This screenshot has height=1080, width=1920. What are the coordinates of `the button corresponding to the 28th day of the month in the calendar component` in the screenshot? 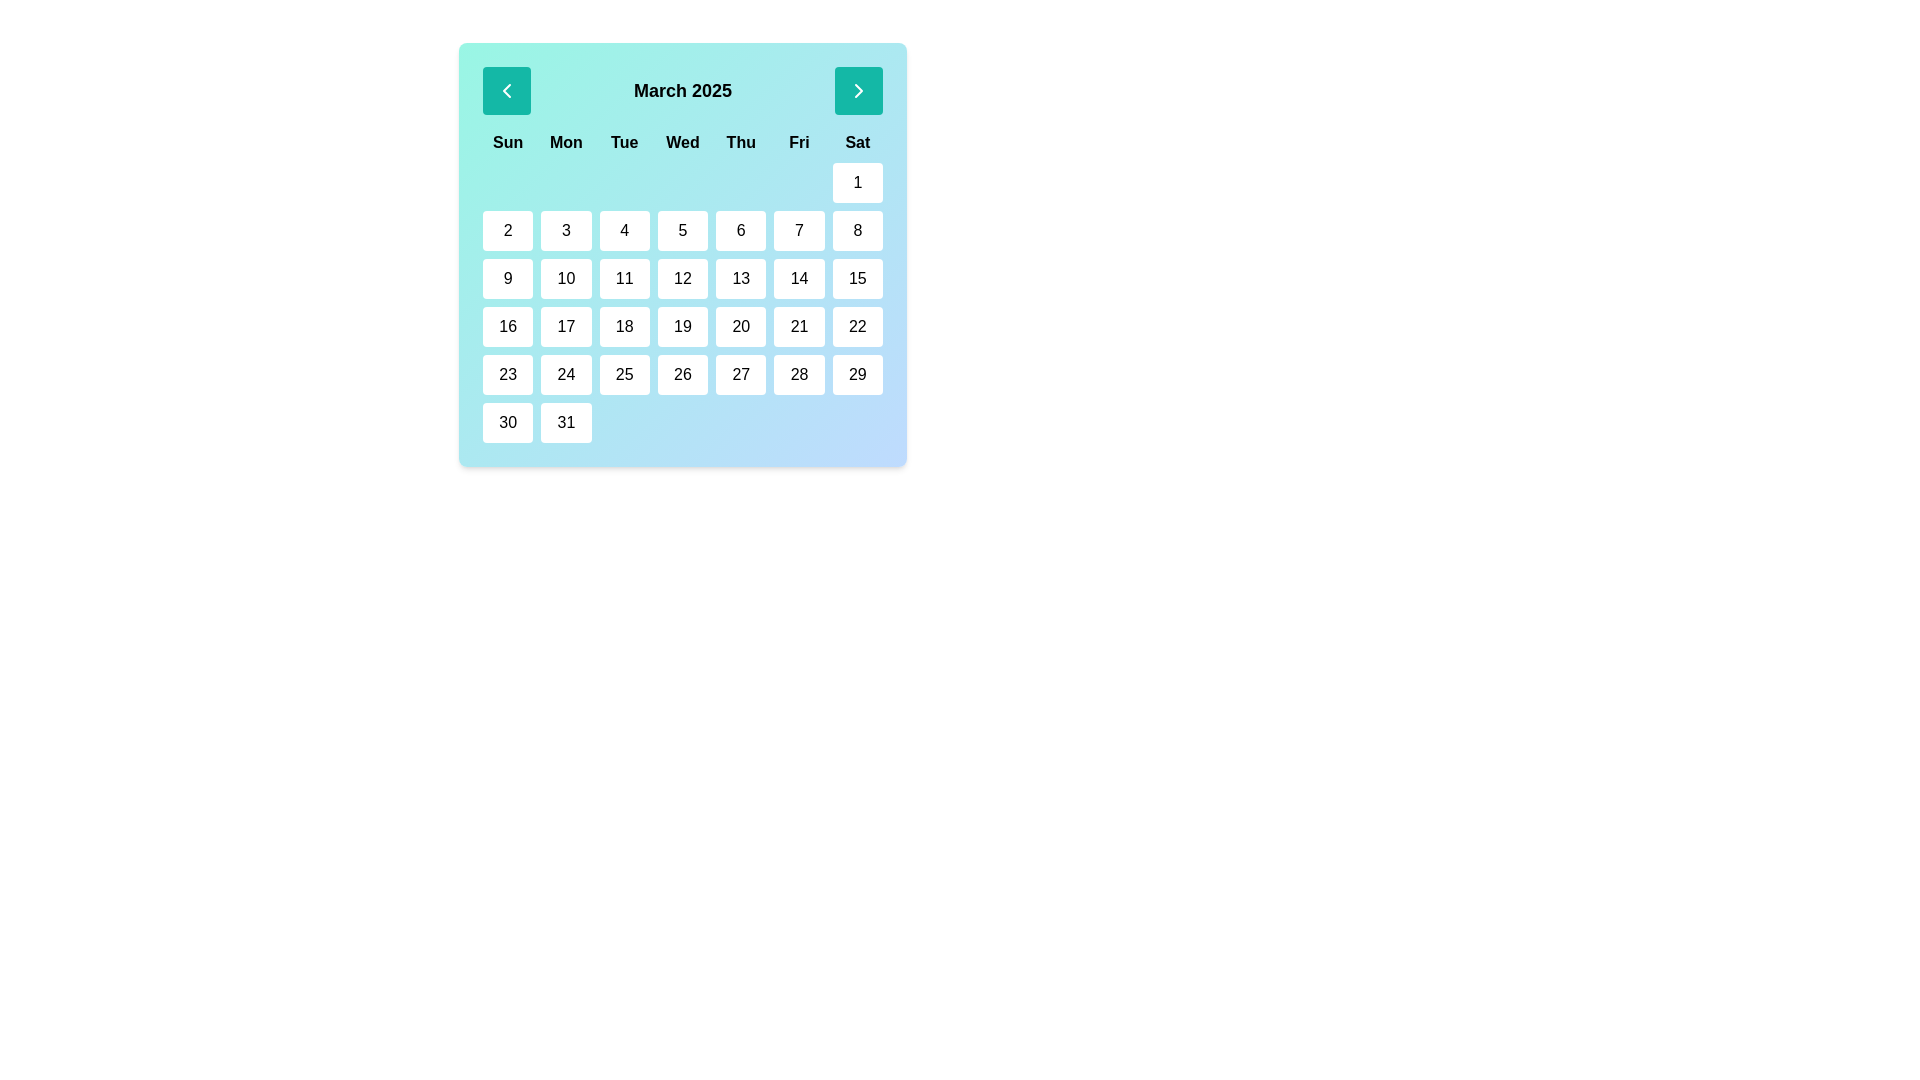 It's located at (798, 374).